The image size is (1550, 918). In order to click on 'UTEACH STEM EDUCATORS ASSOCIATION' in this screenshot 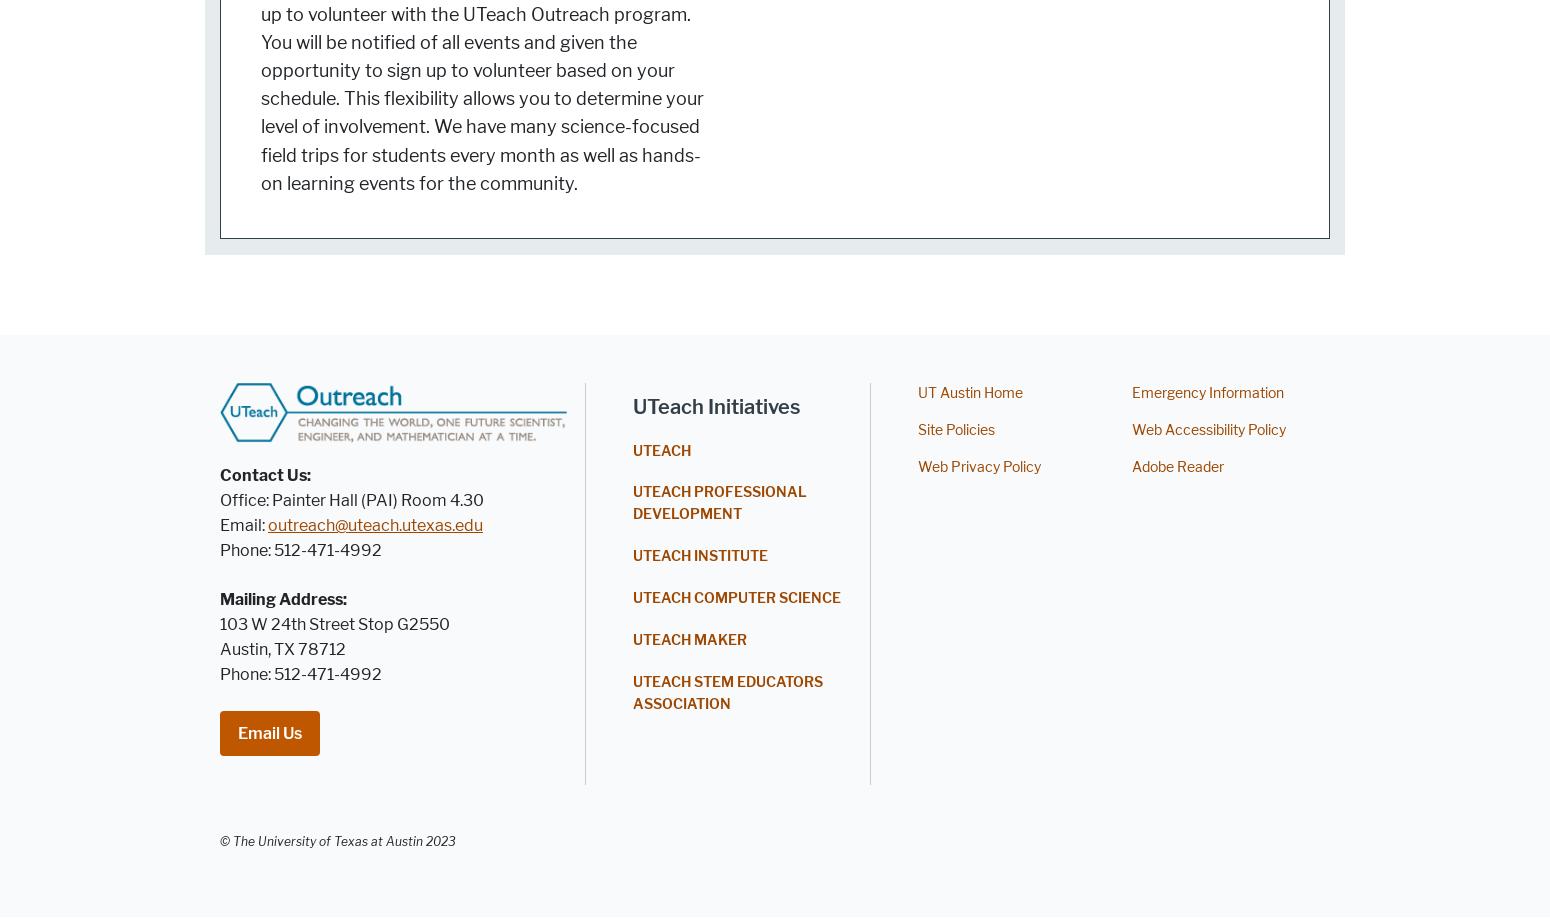, I will do `click(728, 691)`.